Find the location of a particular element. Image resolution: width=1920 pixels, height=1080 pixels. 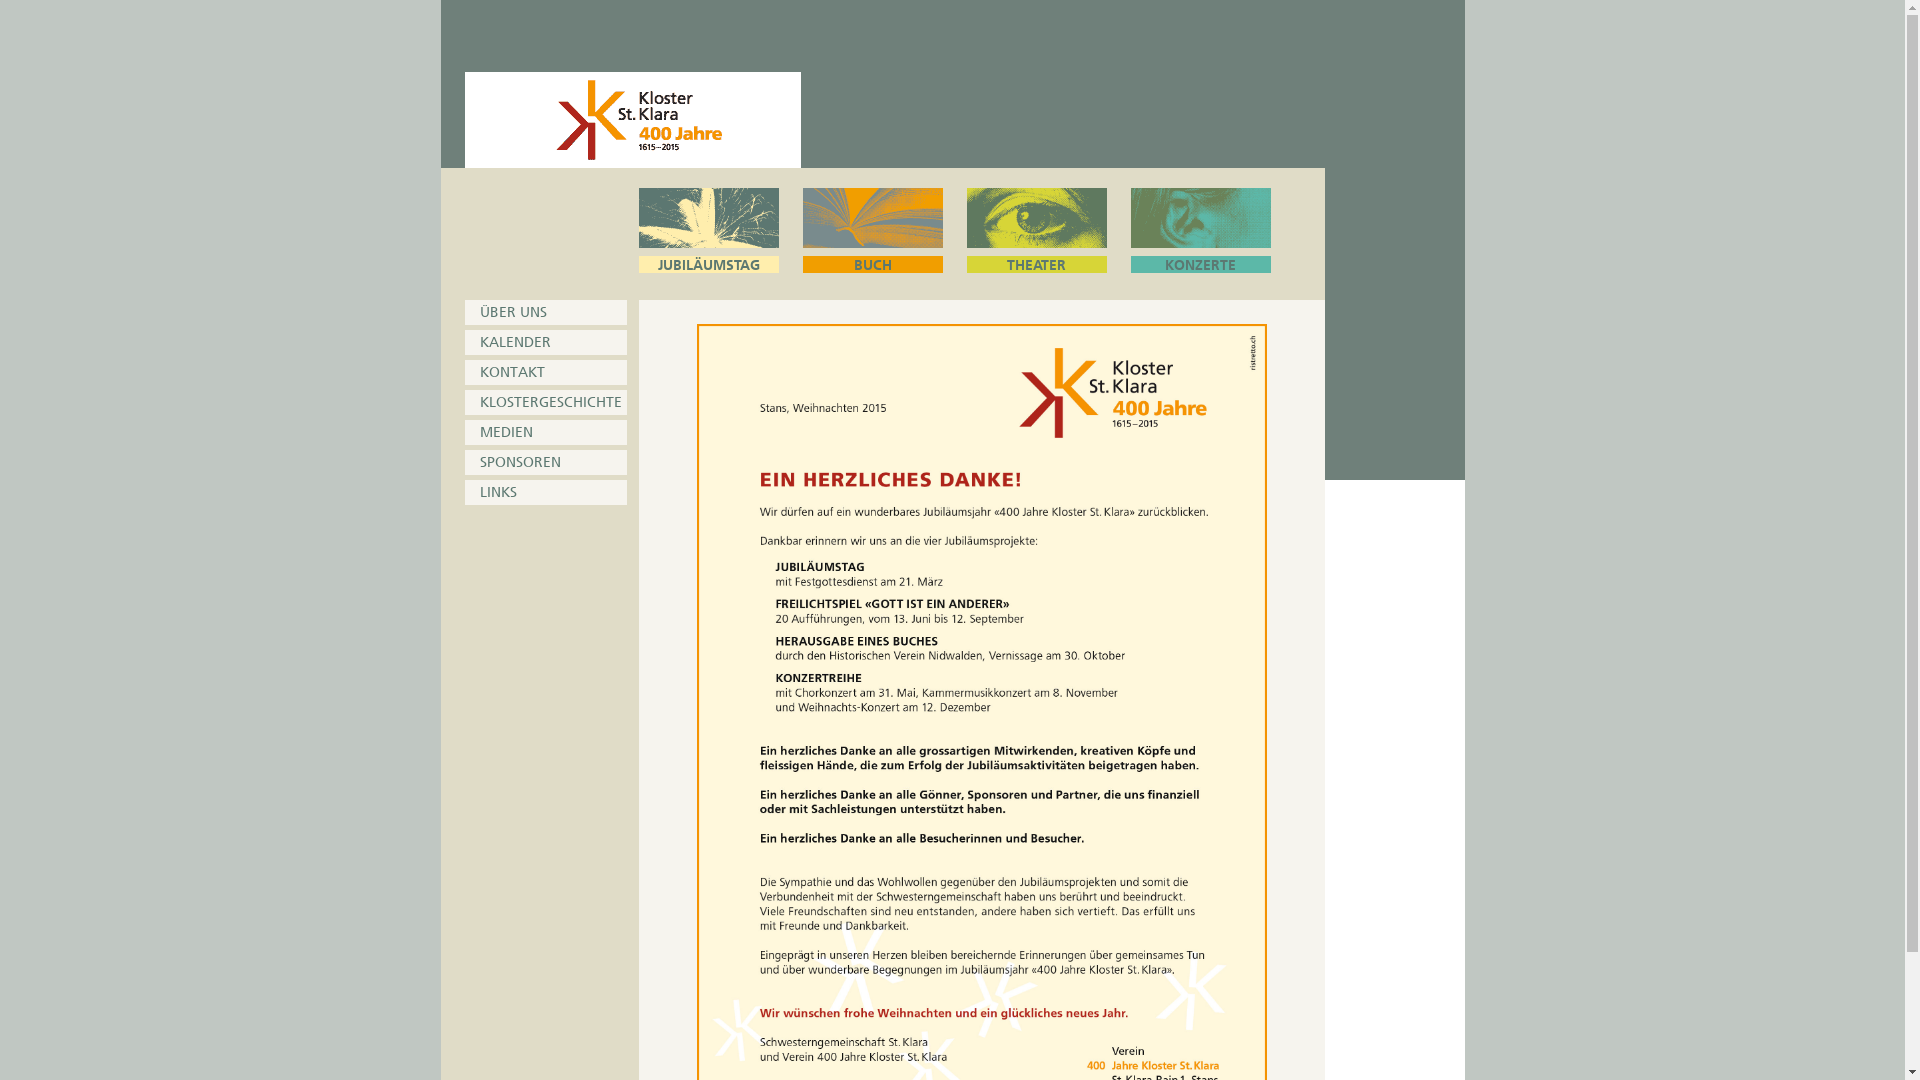

'BUCH' is located at coordinates (872, 229).